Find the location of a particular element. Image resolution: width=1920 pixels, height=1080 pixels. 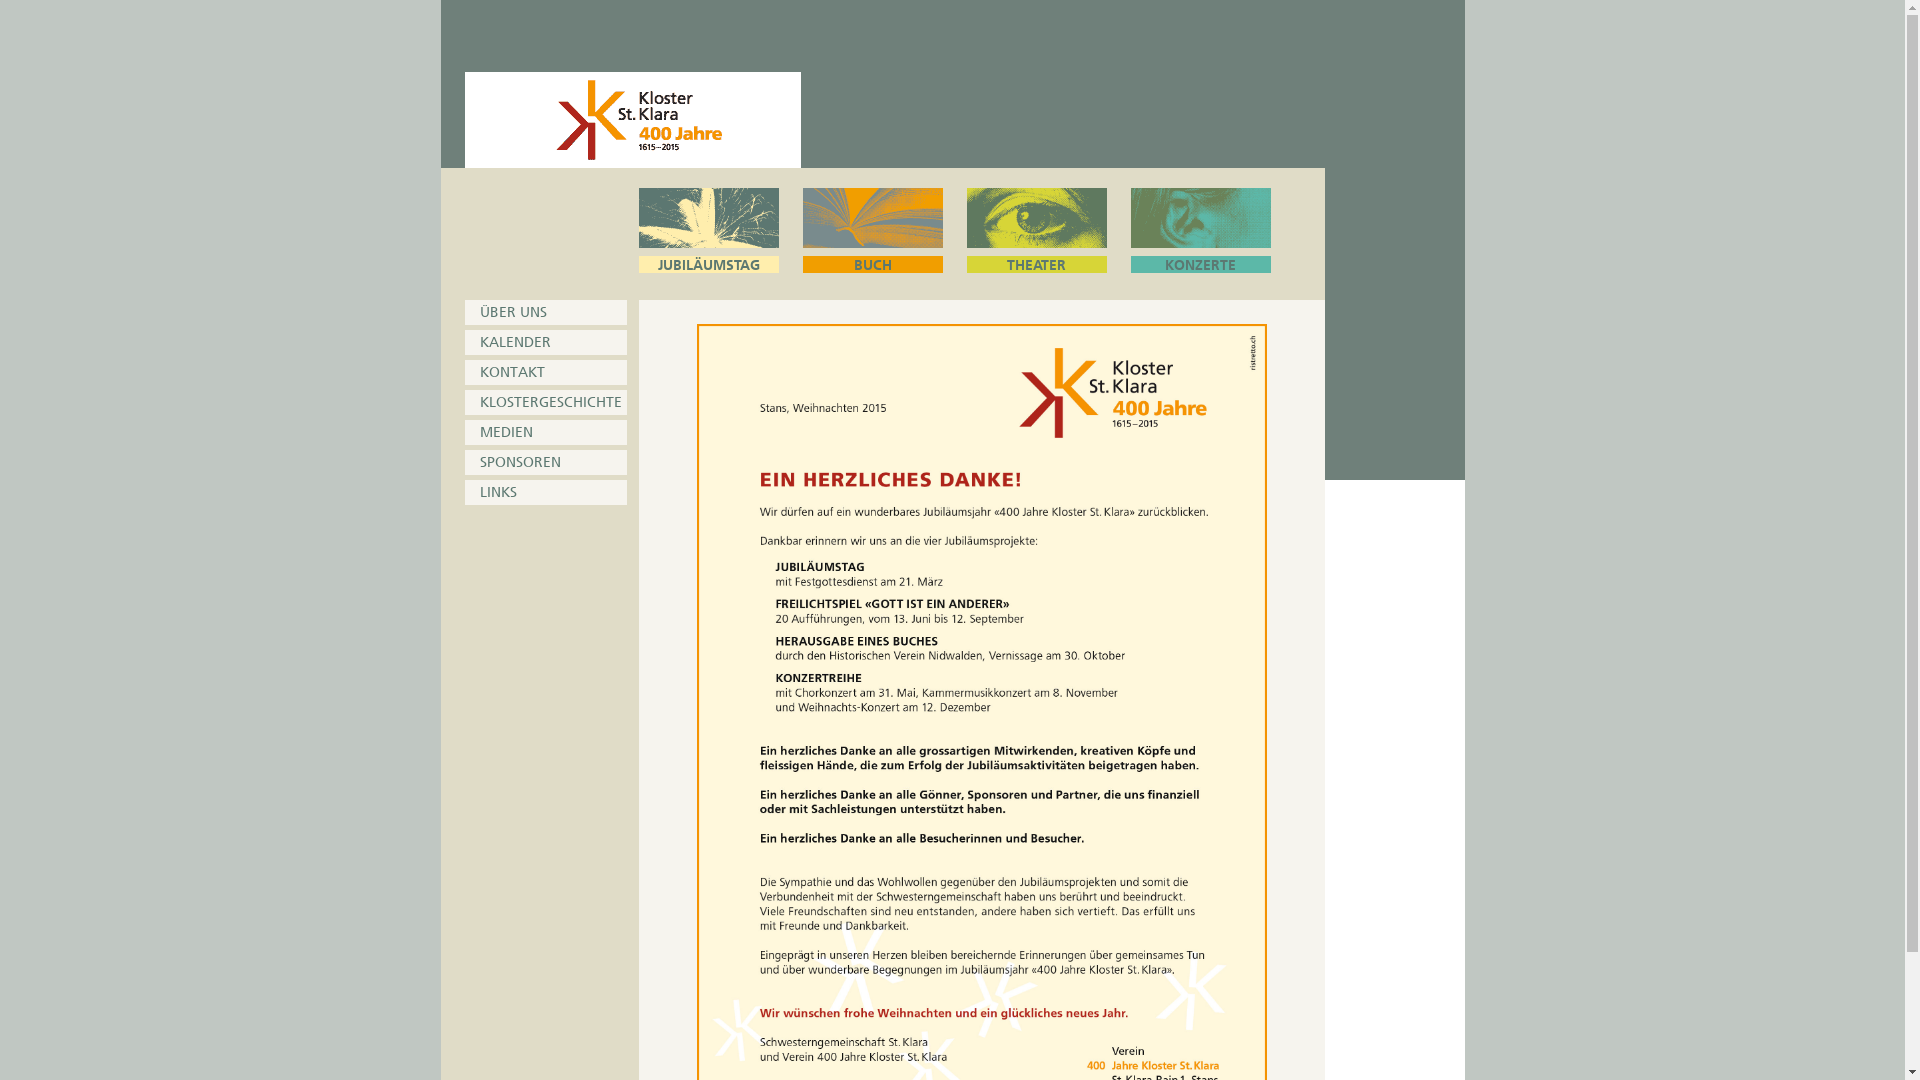

'BUCH' is located at coordinates (872, 229).